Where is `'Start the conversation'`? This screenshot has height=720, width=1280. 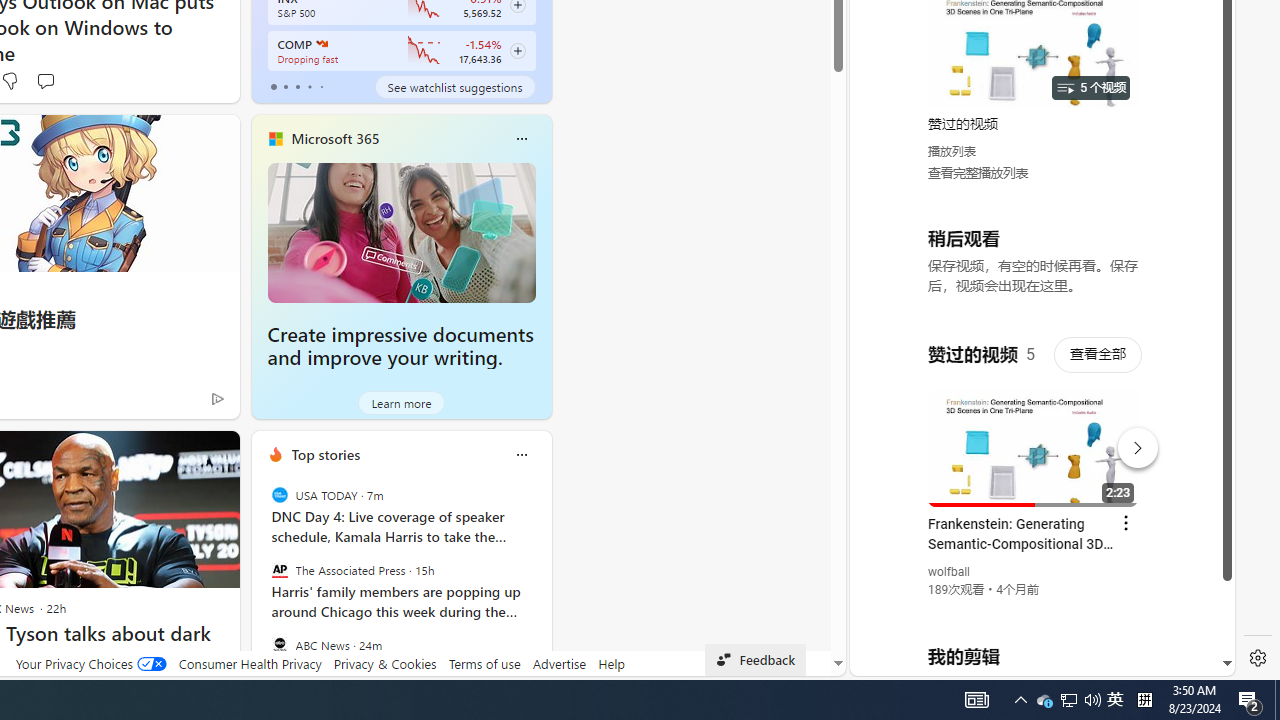 'Start the conversation' is located at coordinates (45, 80).